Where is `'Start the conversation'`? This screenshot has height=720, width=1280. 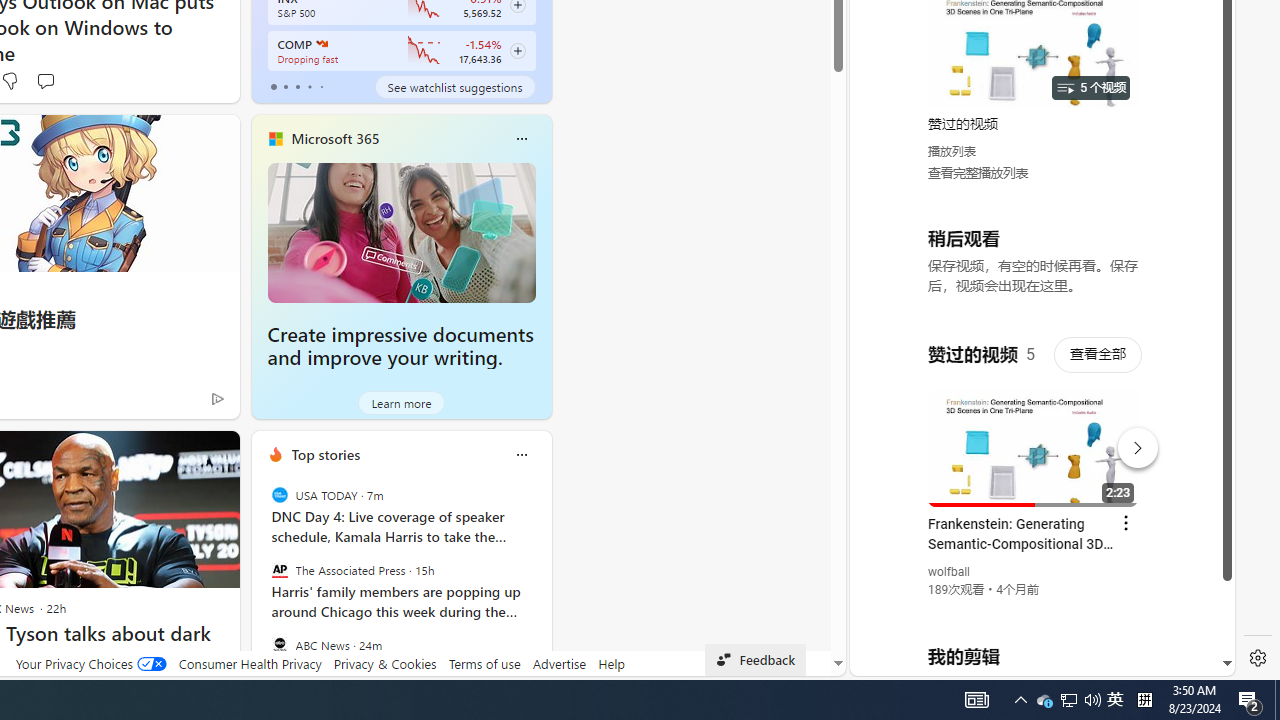 'Start the conversation' is located at coordinates (45, 80).